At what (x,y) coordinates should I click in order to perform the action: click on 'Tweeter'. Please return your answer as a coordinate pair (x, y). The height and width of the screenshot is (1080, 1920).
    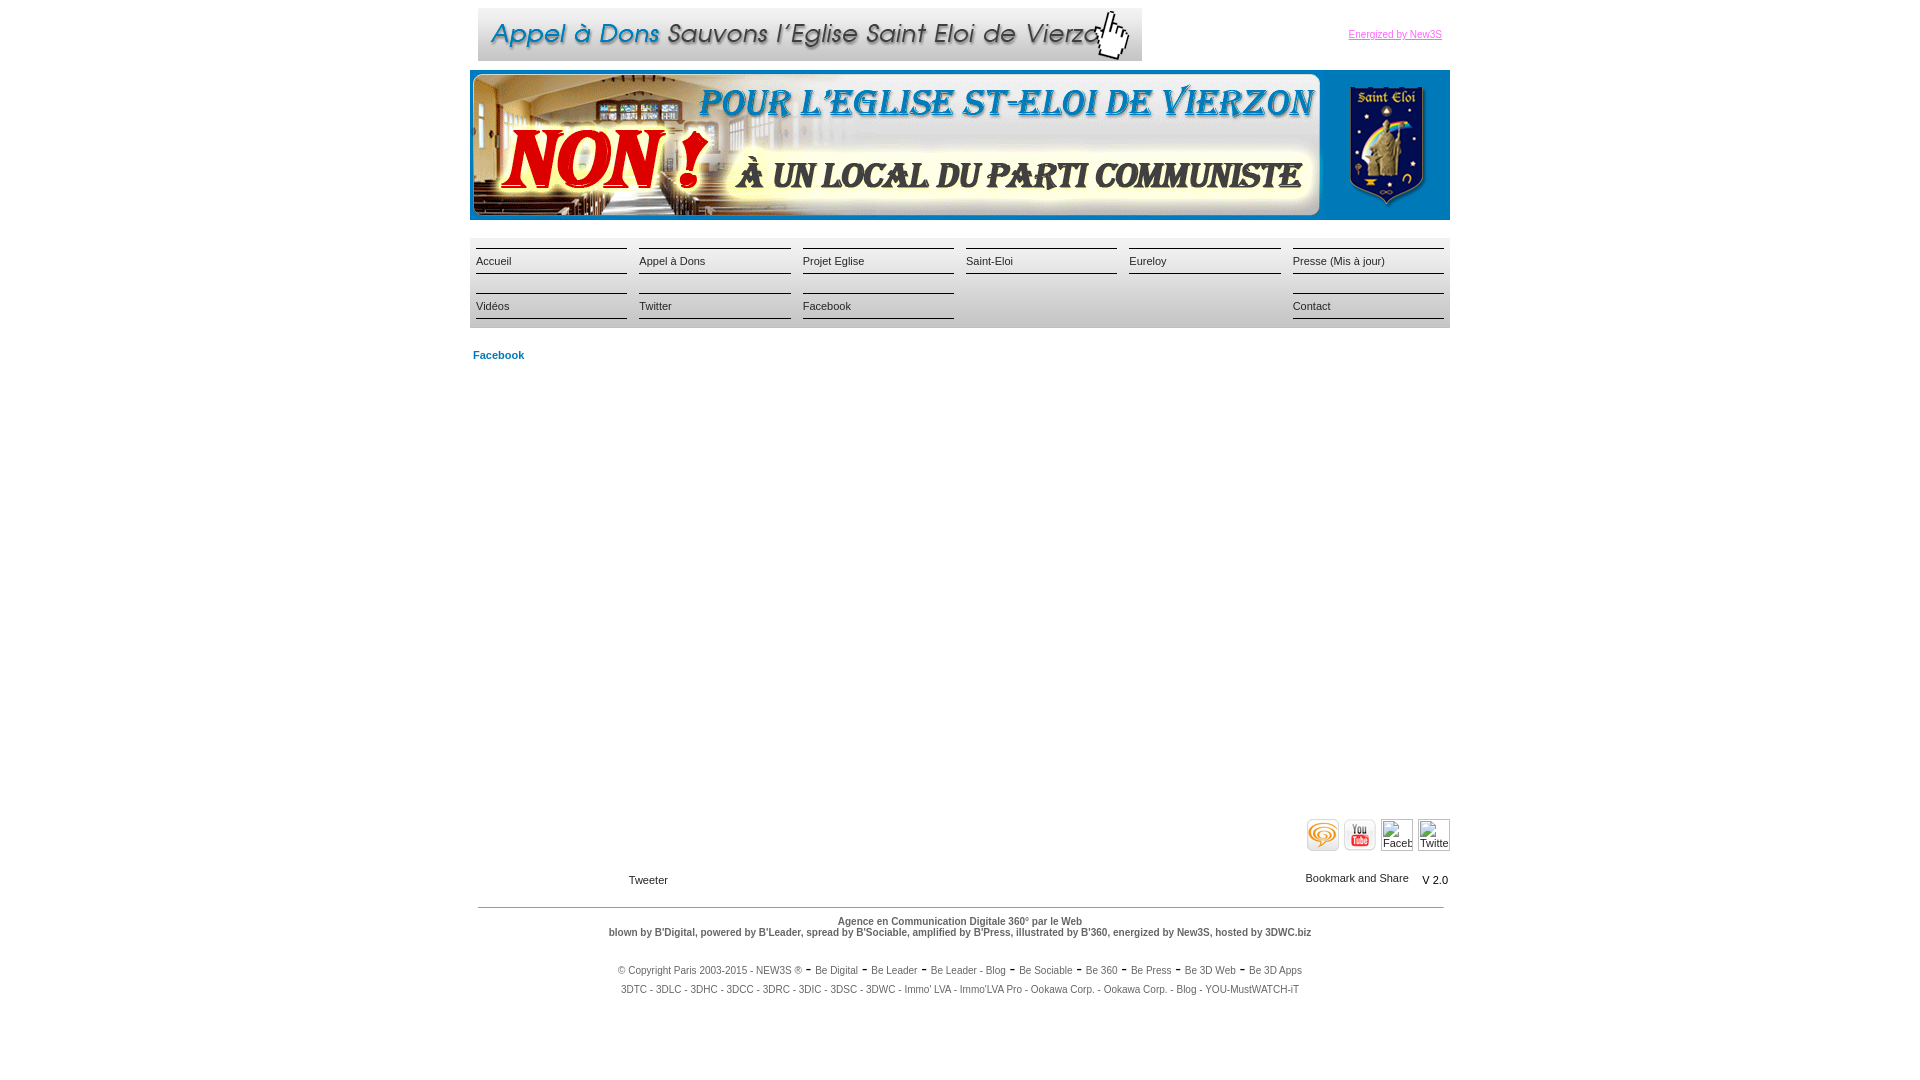
    Looking at the image, I should click on (648, 878).